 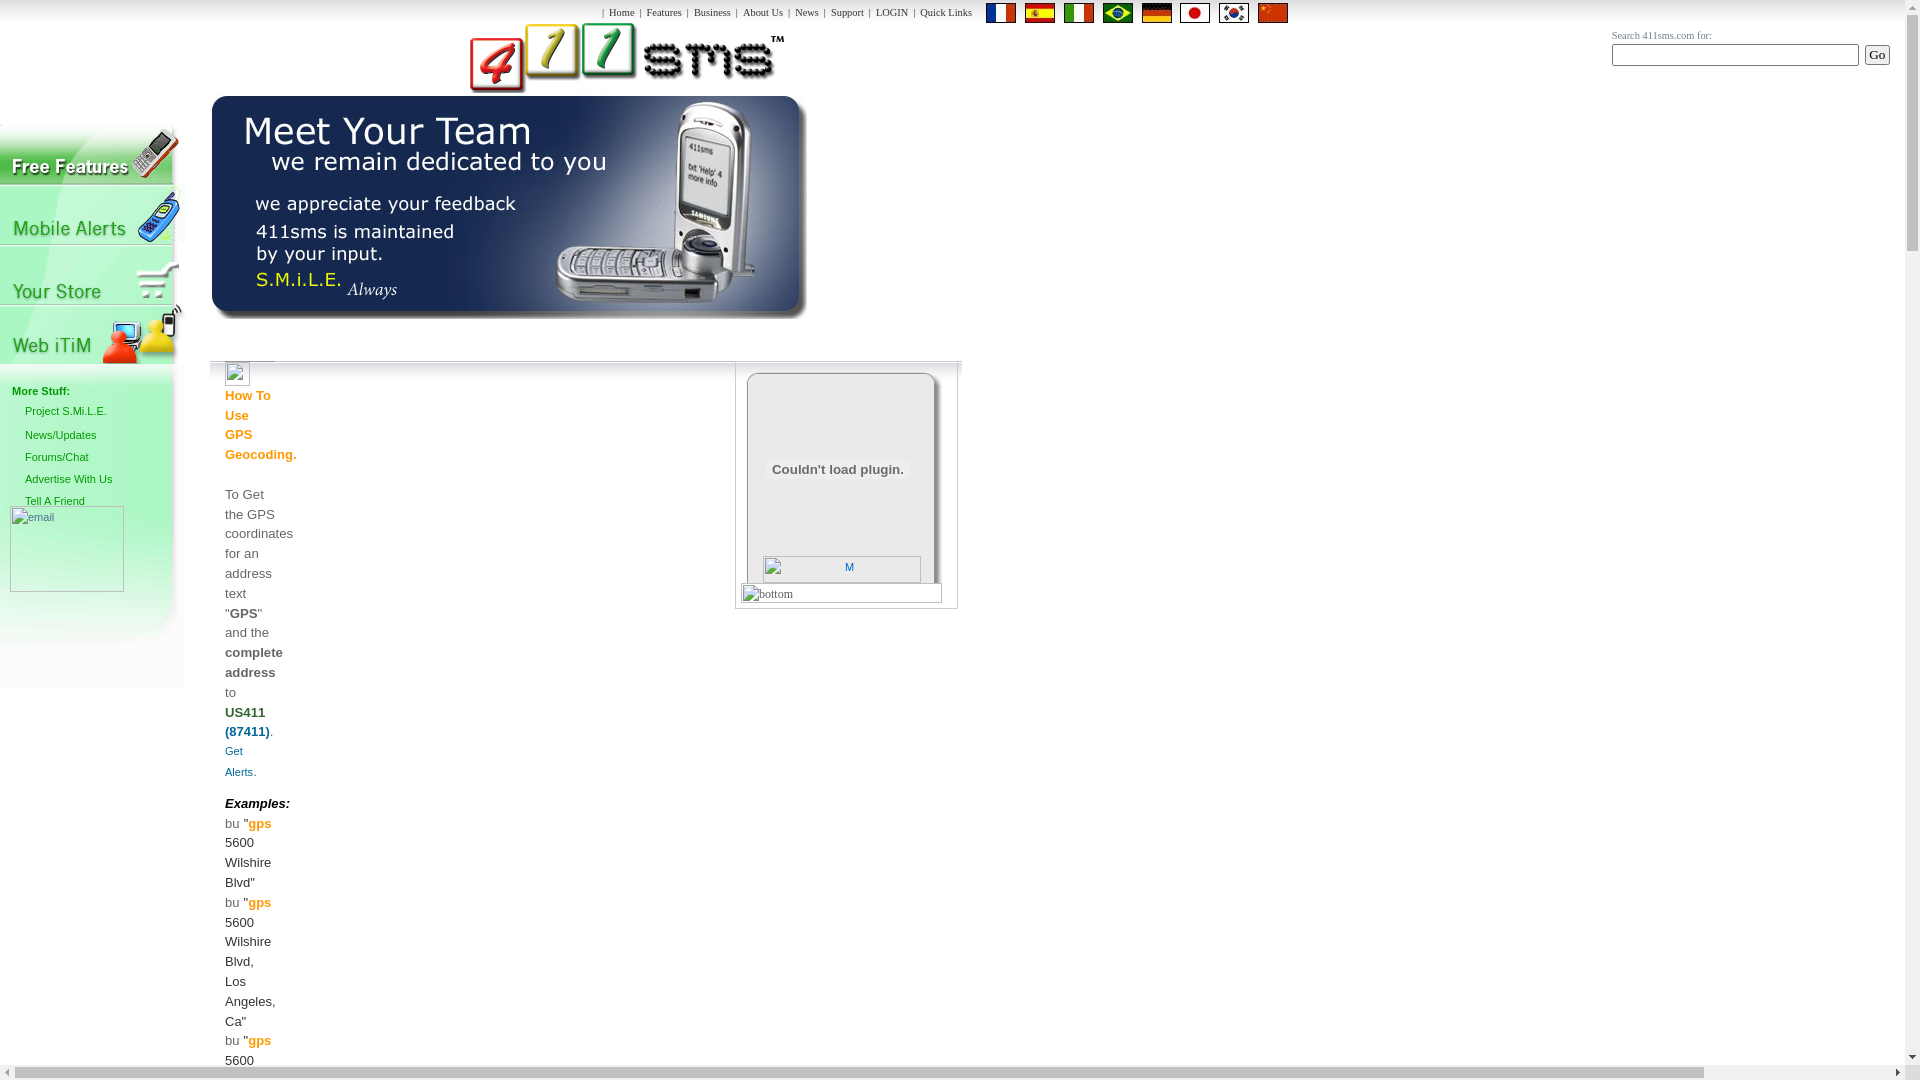 I want to click on 'Get Alerts', so click(x=239, y=761).